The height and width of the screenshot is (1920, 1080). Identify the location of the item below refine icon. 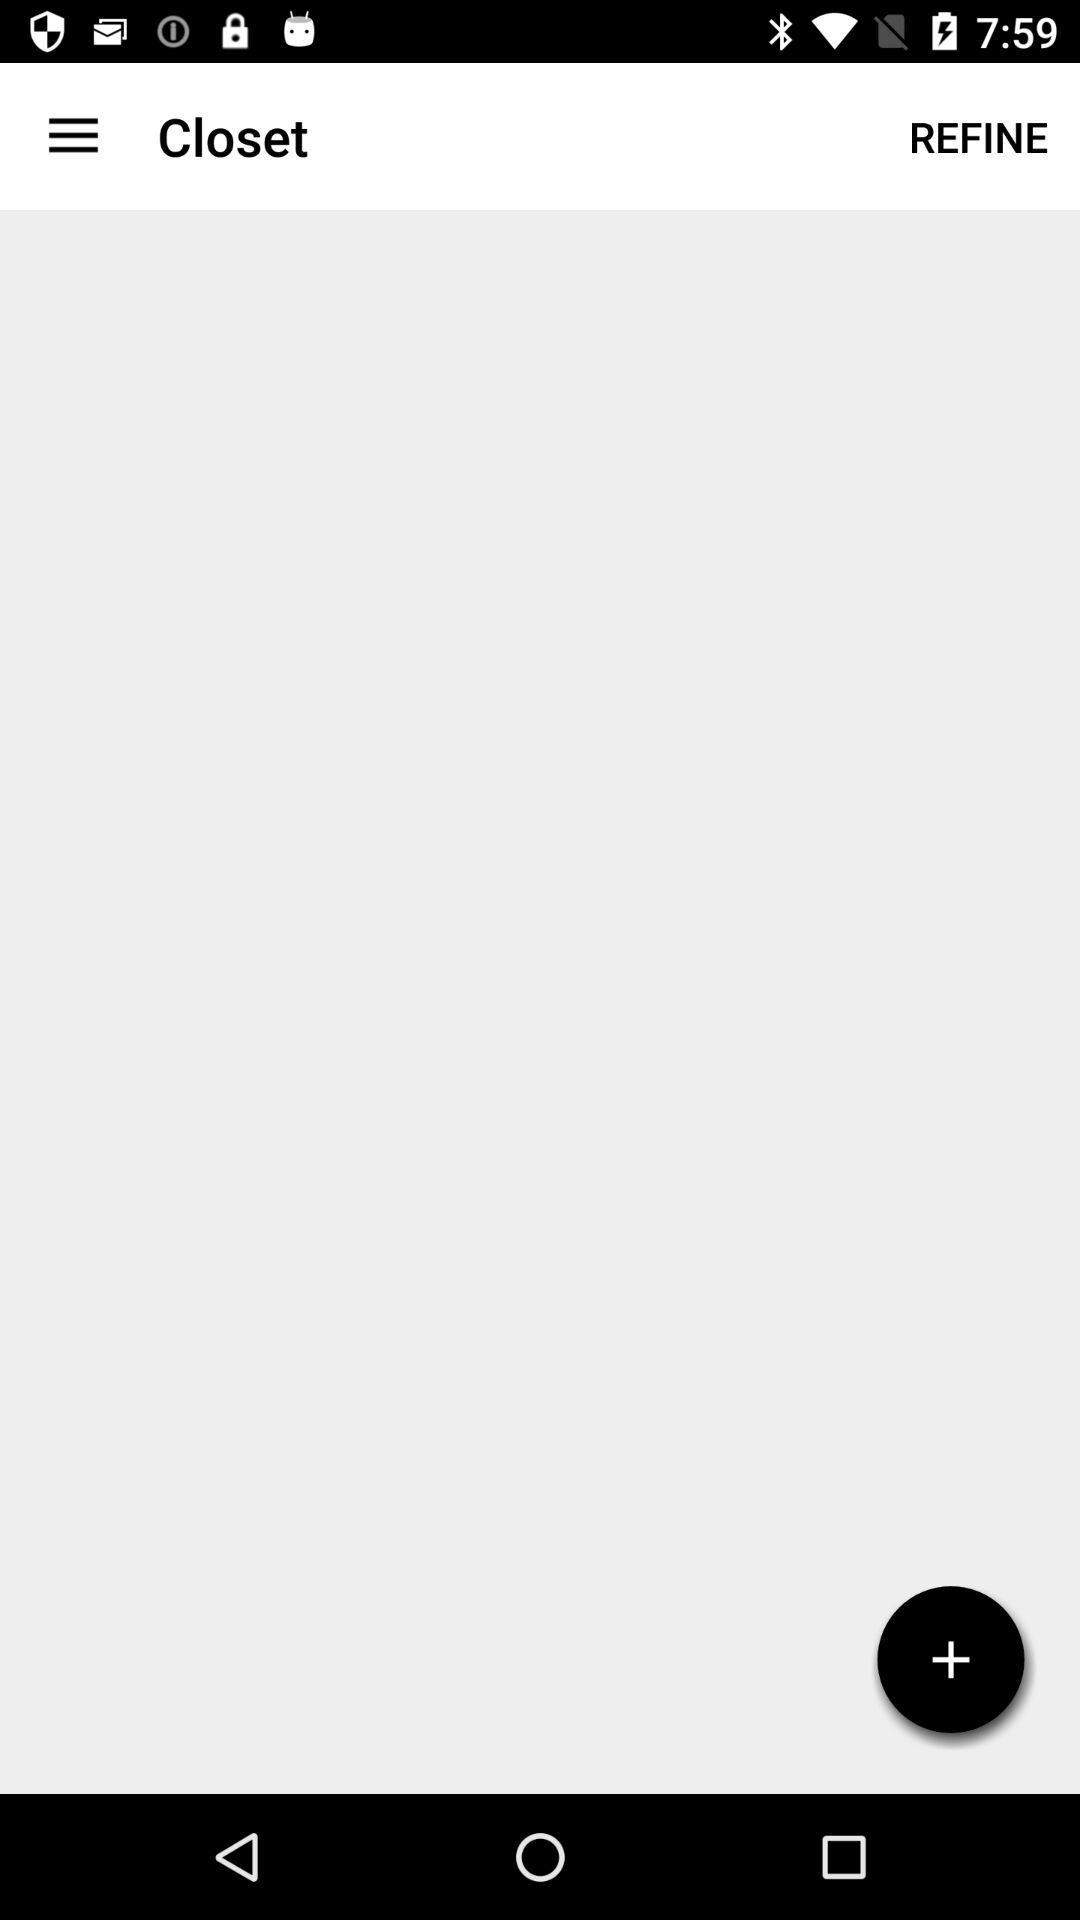
(950, 1659).